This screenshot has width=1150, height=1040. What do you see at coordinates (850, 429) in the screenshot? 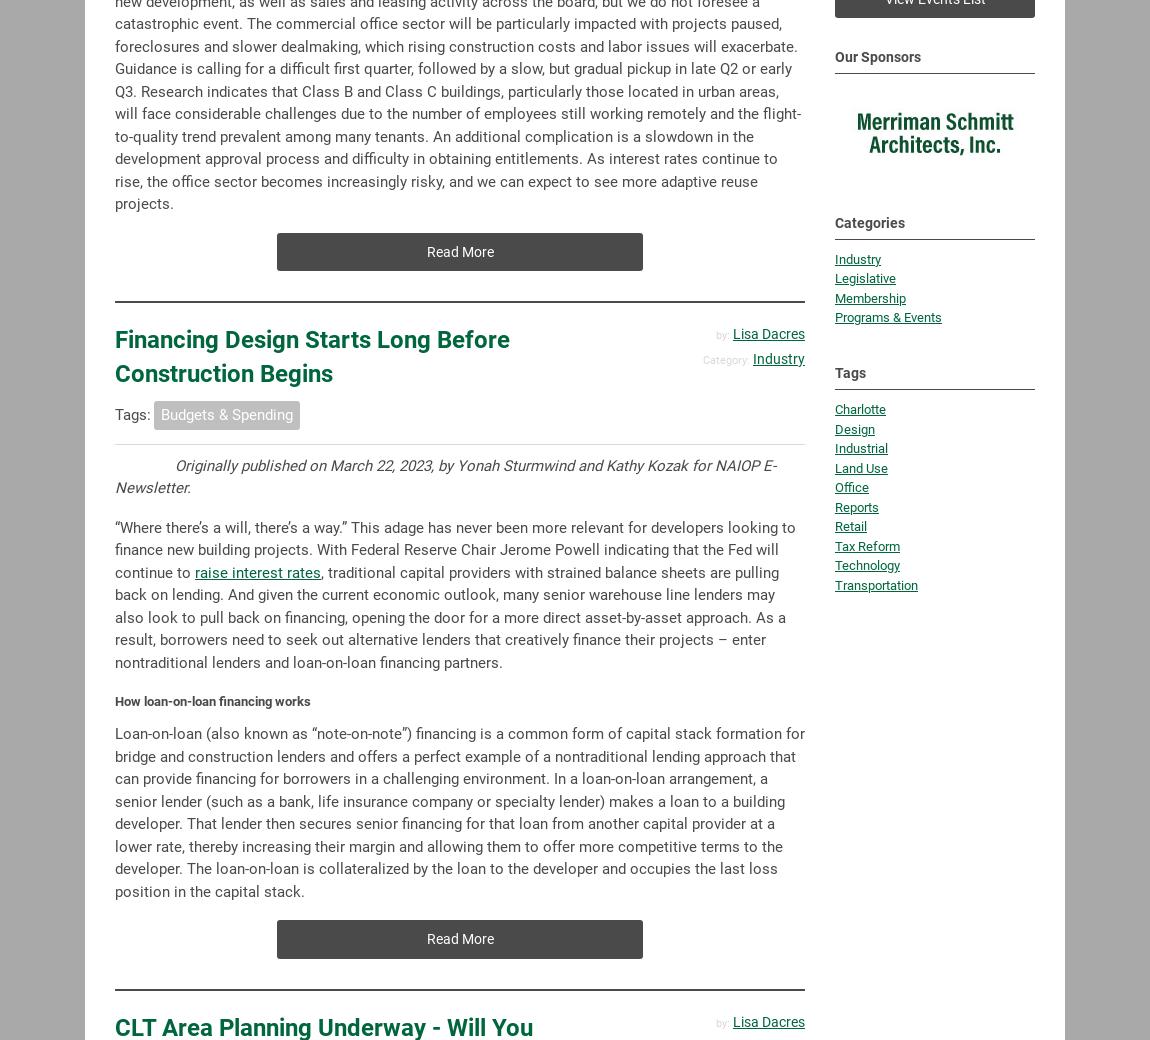
I see `'Retail'` at bounding box center [850, 429].